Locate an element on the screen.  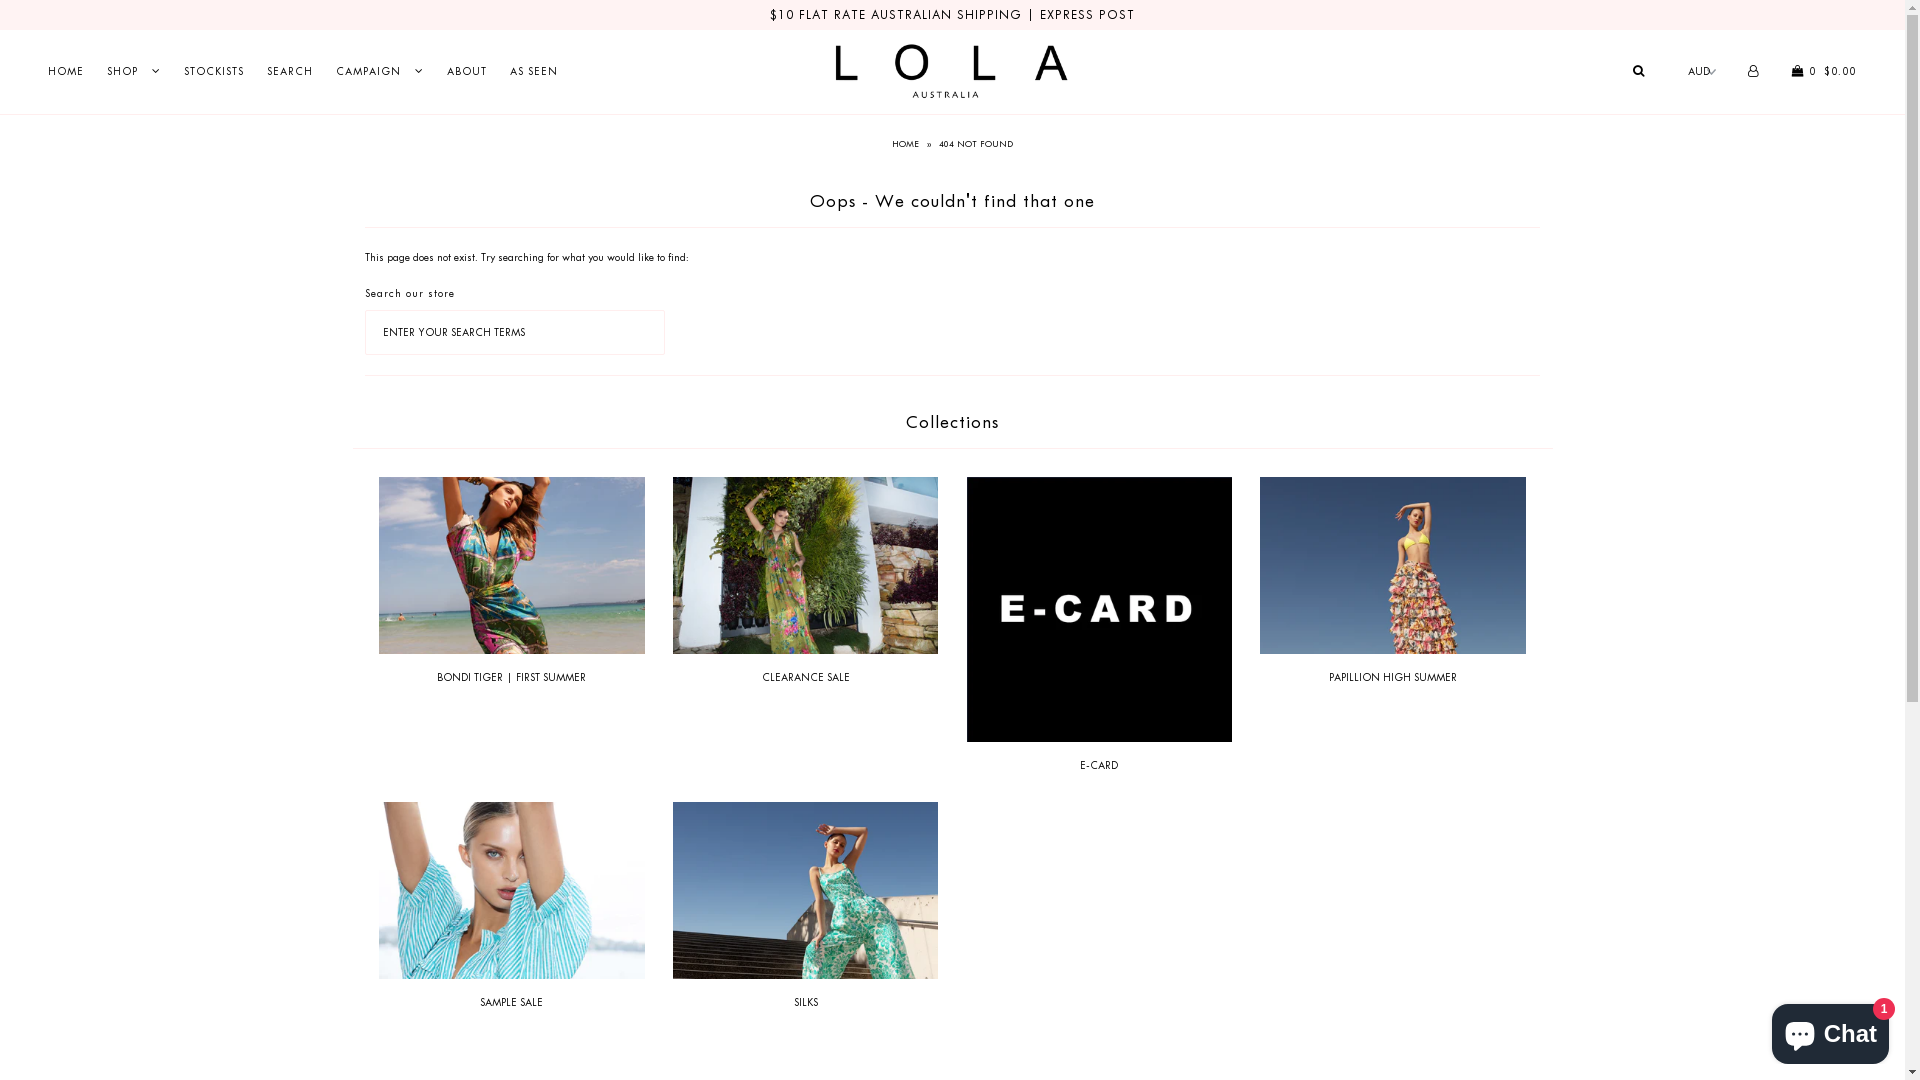
'SEARCH' is located at coordinates (288, 70).